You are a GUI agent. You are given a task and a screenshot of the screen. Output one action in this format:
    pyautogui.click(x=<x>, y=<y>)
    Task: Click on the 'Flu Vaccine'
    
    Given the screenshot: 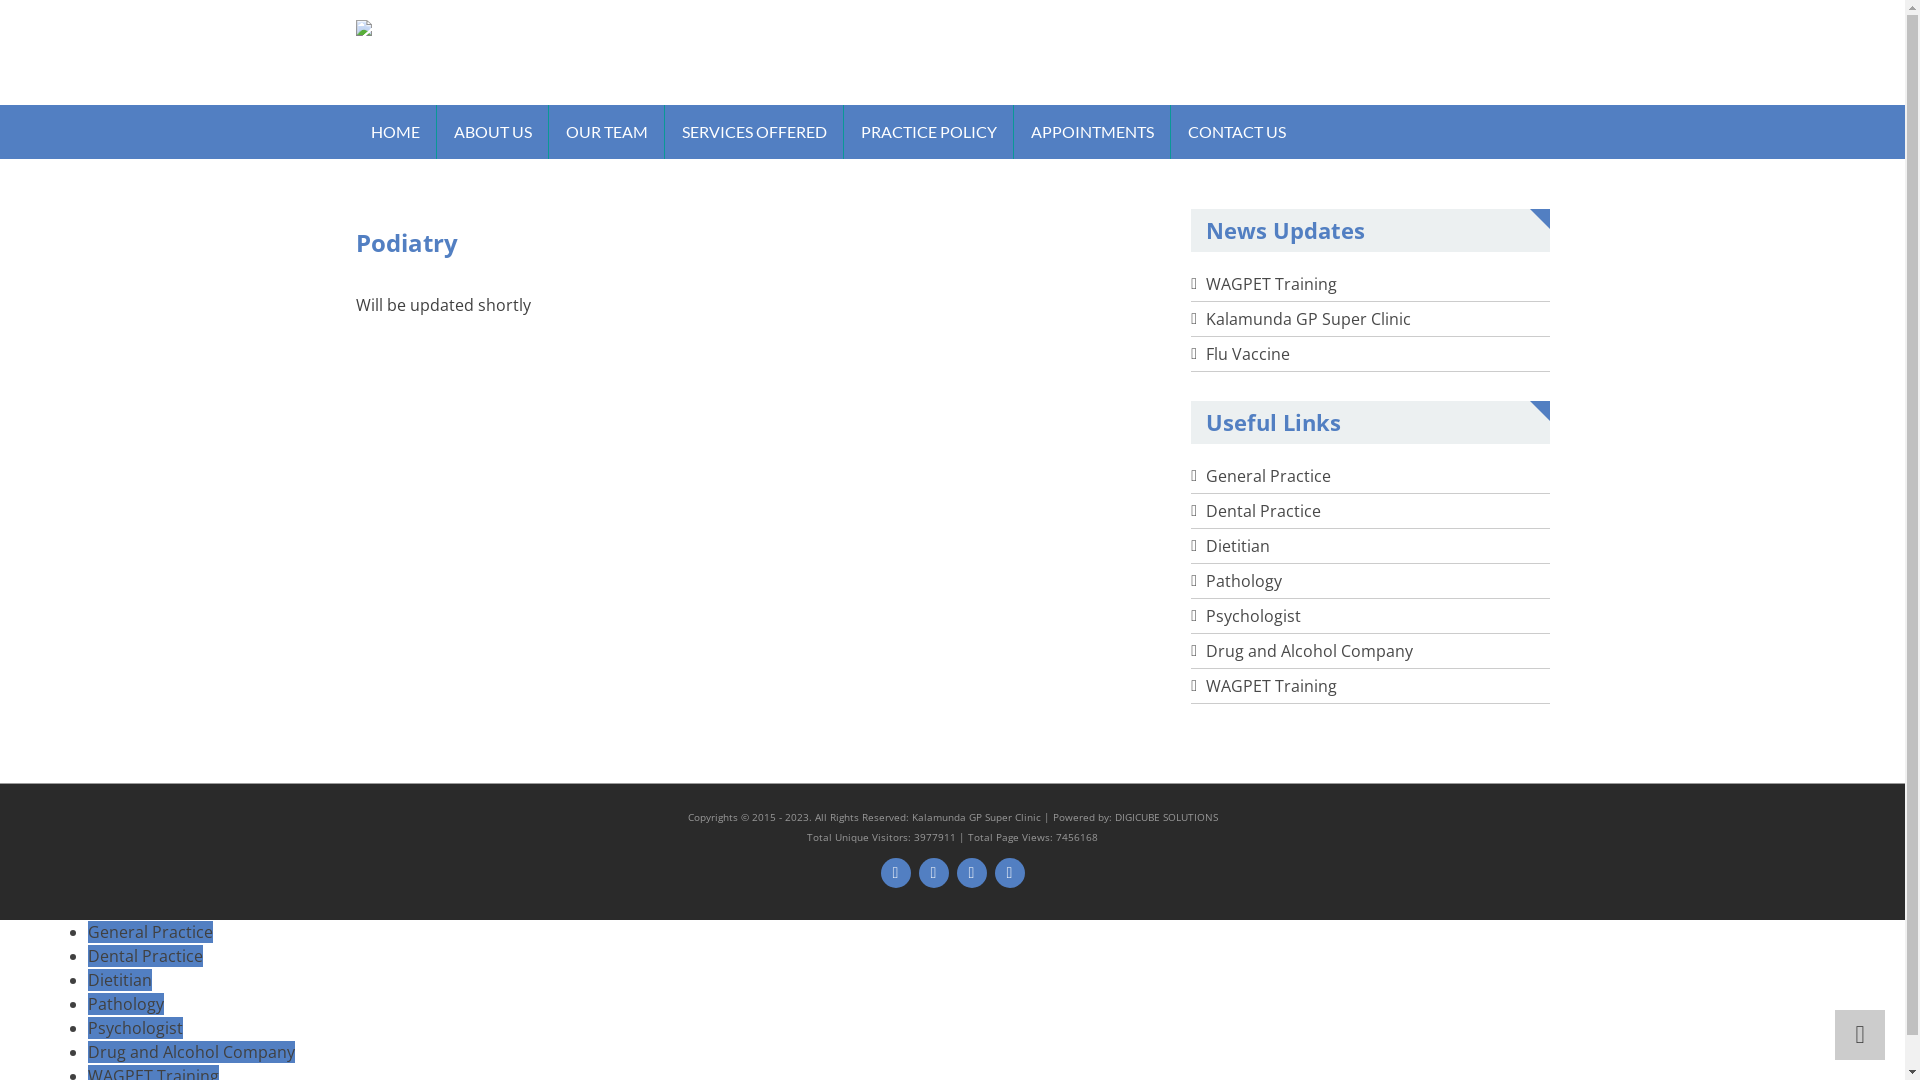 What is the action you would take?
    pyautogui.click(x=1204, y=353)
    